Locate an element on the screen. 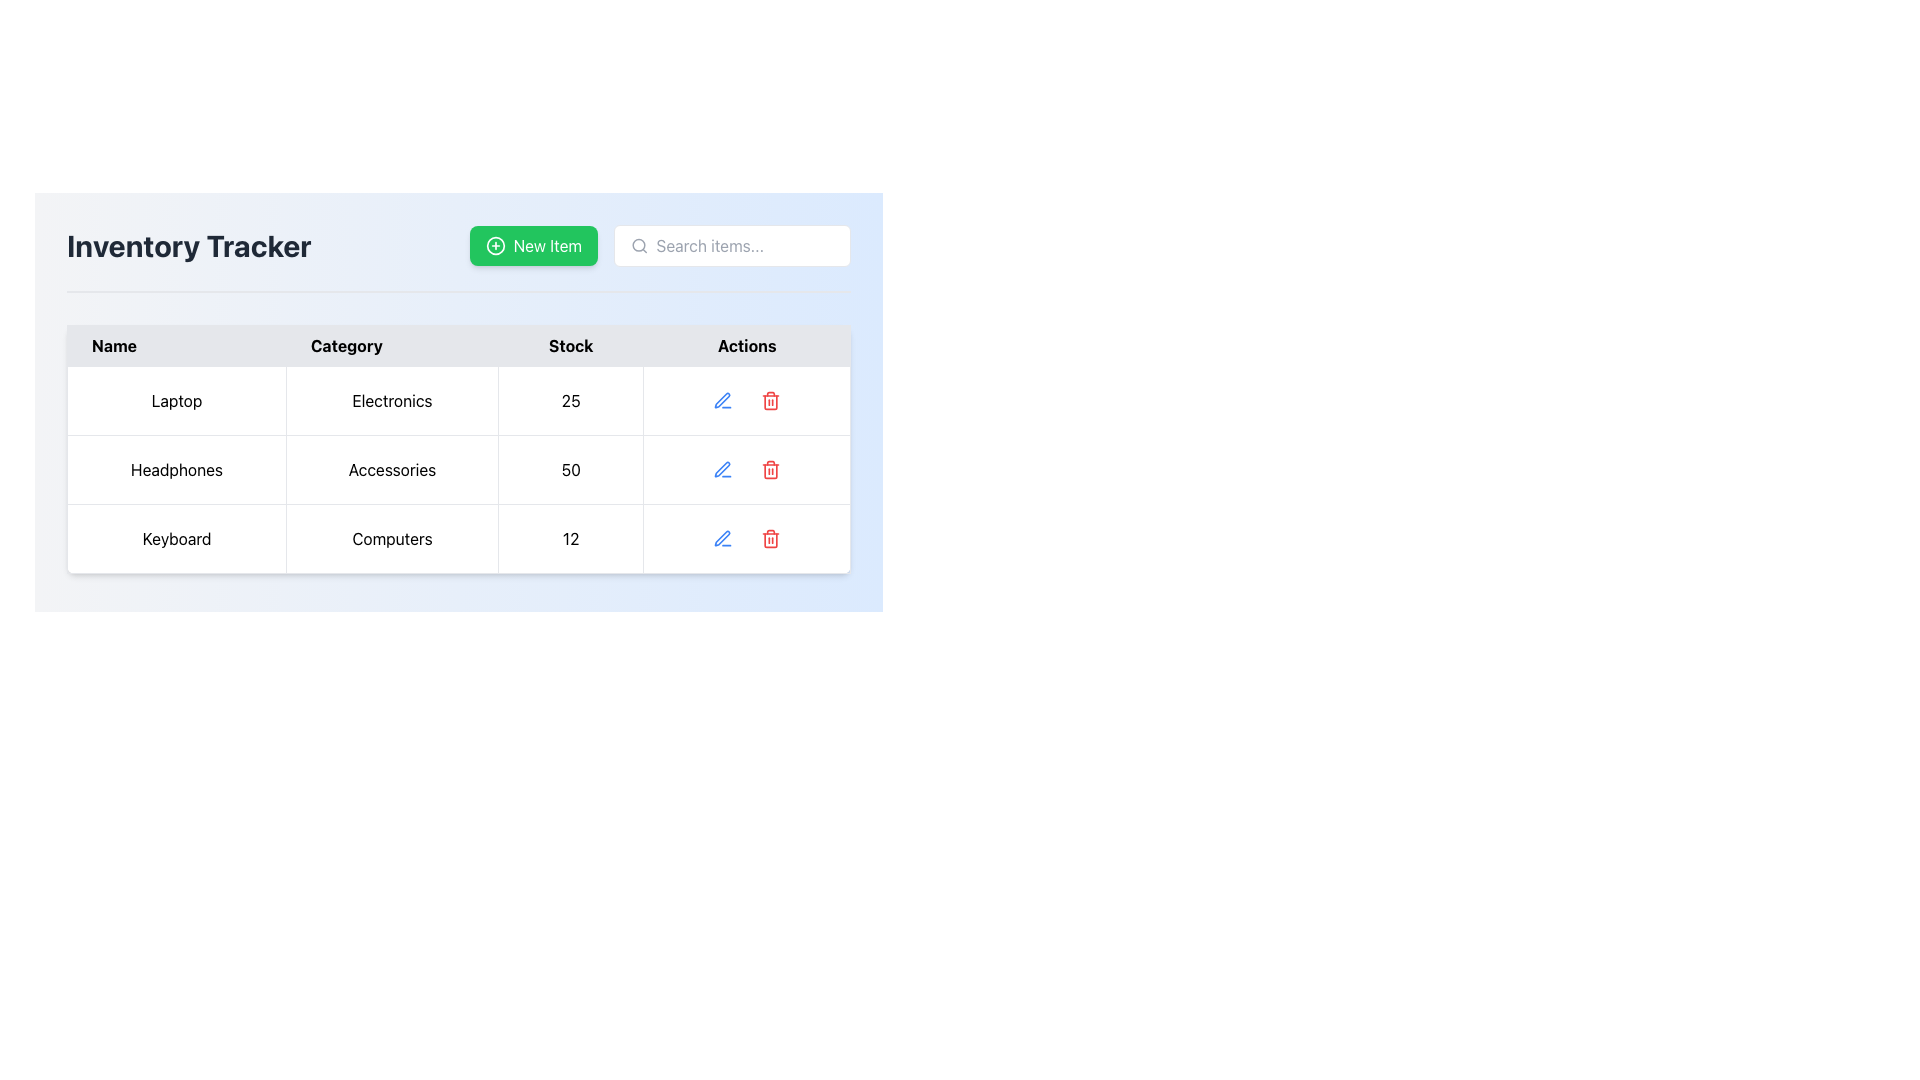 The width and height of the screenshot is (1920, 1080). the red trash bin icon located in the 'Actions' column of the first row corresponding to 'Laptop' is located at coordinates (770, 401).